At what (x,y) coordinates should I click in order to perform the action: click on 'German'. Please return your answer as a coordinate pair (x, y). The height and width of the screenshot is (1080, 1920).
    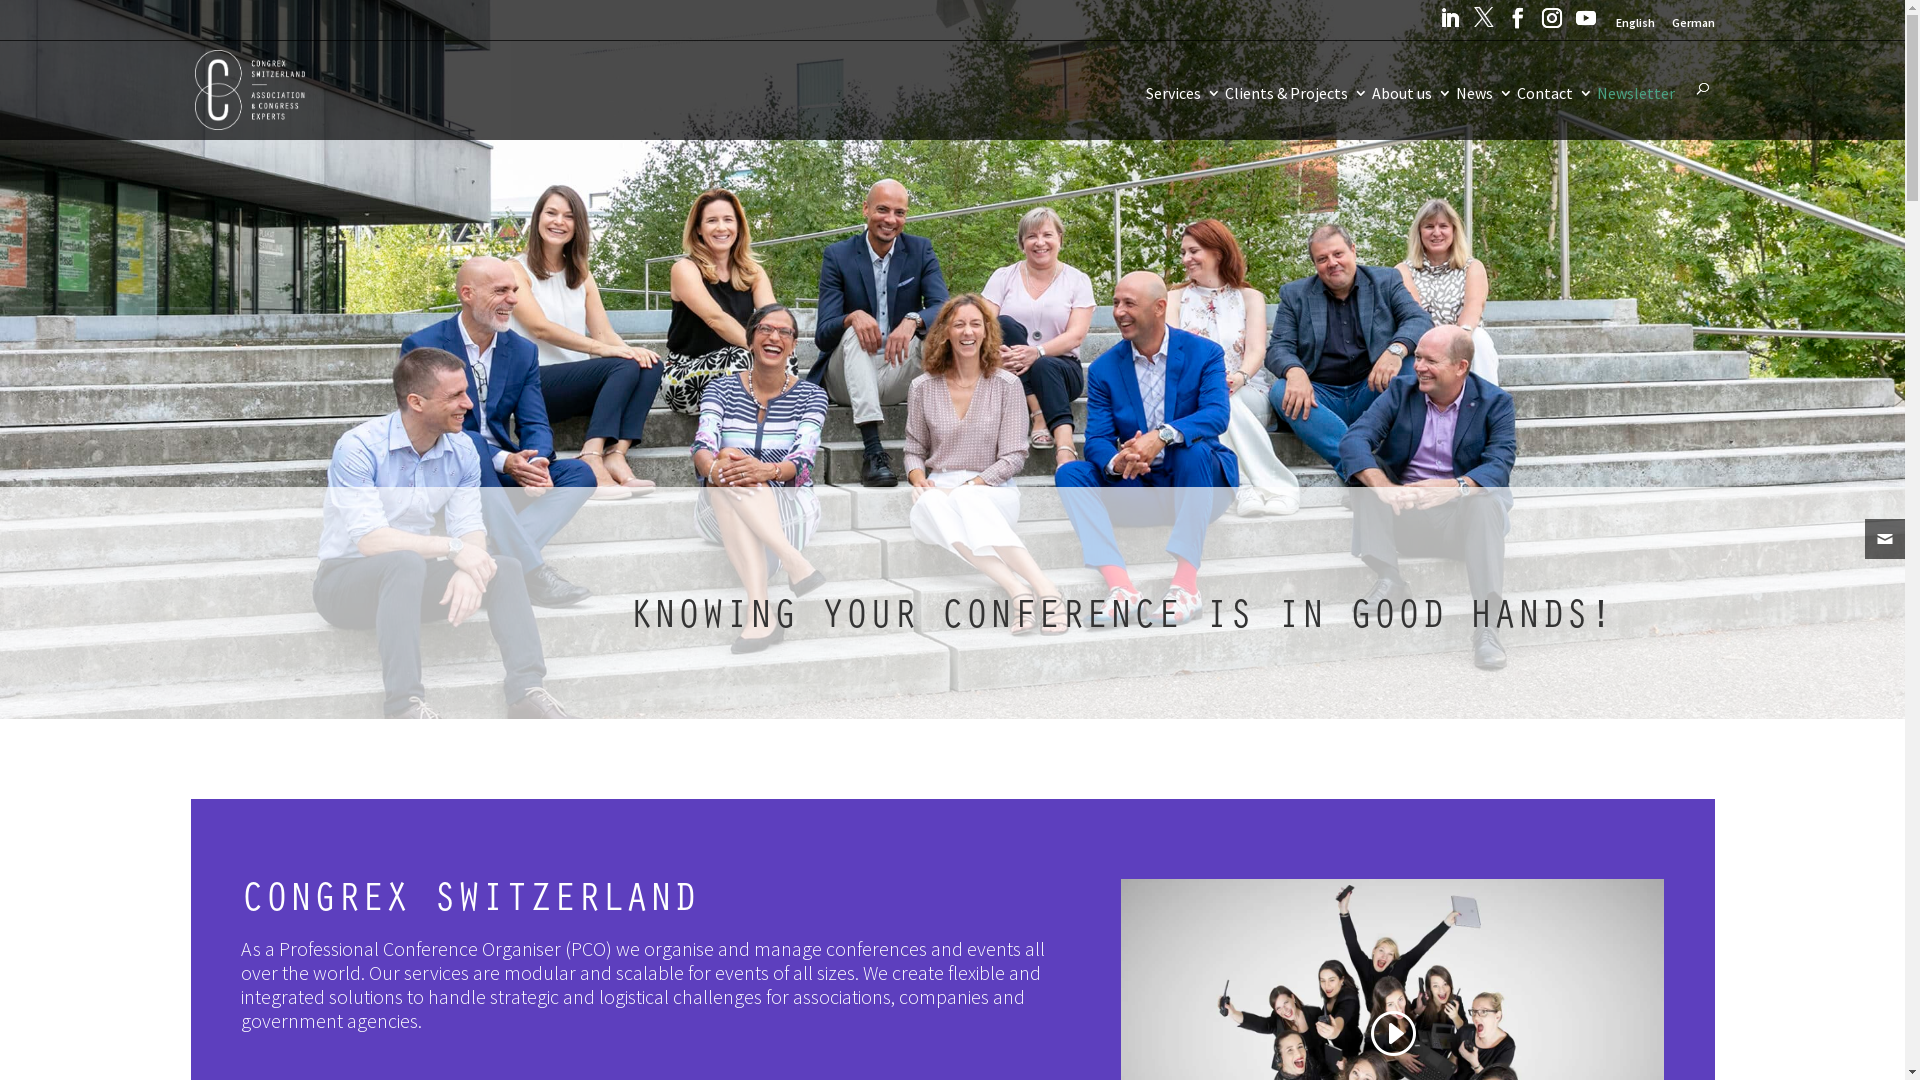
    Looking at the image, I should click on (1692, 27).